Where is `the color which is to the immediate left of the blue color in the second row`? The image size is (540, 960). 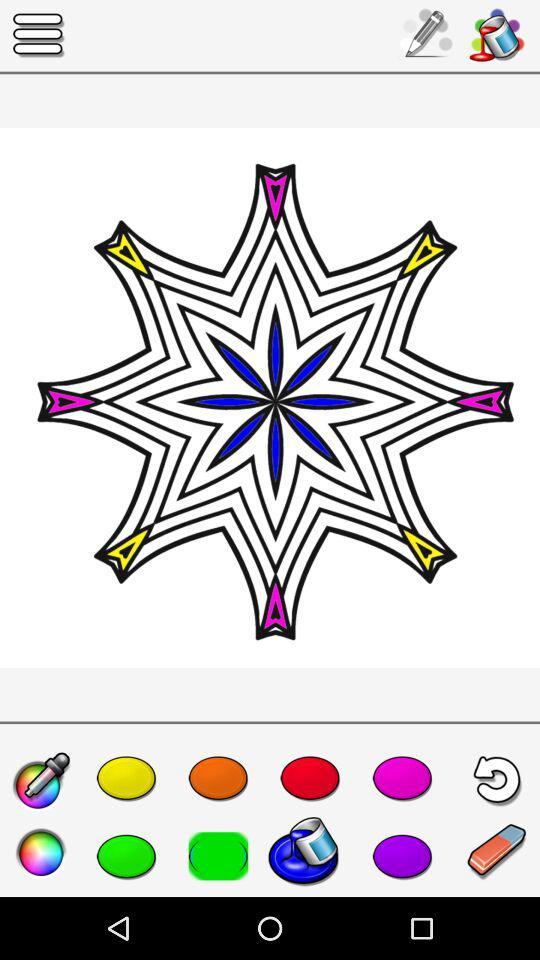
the color which is to the immediate left of the blue color in the second row is located at coordinates (211, 851).